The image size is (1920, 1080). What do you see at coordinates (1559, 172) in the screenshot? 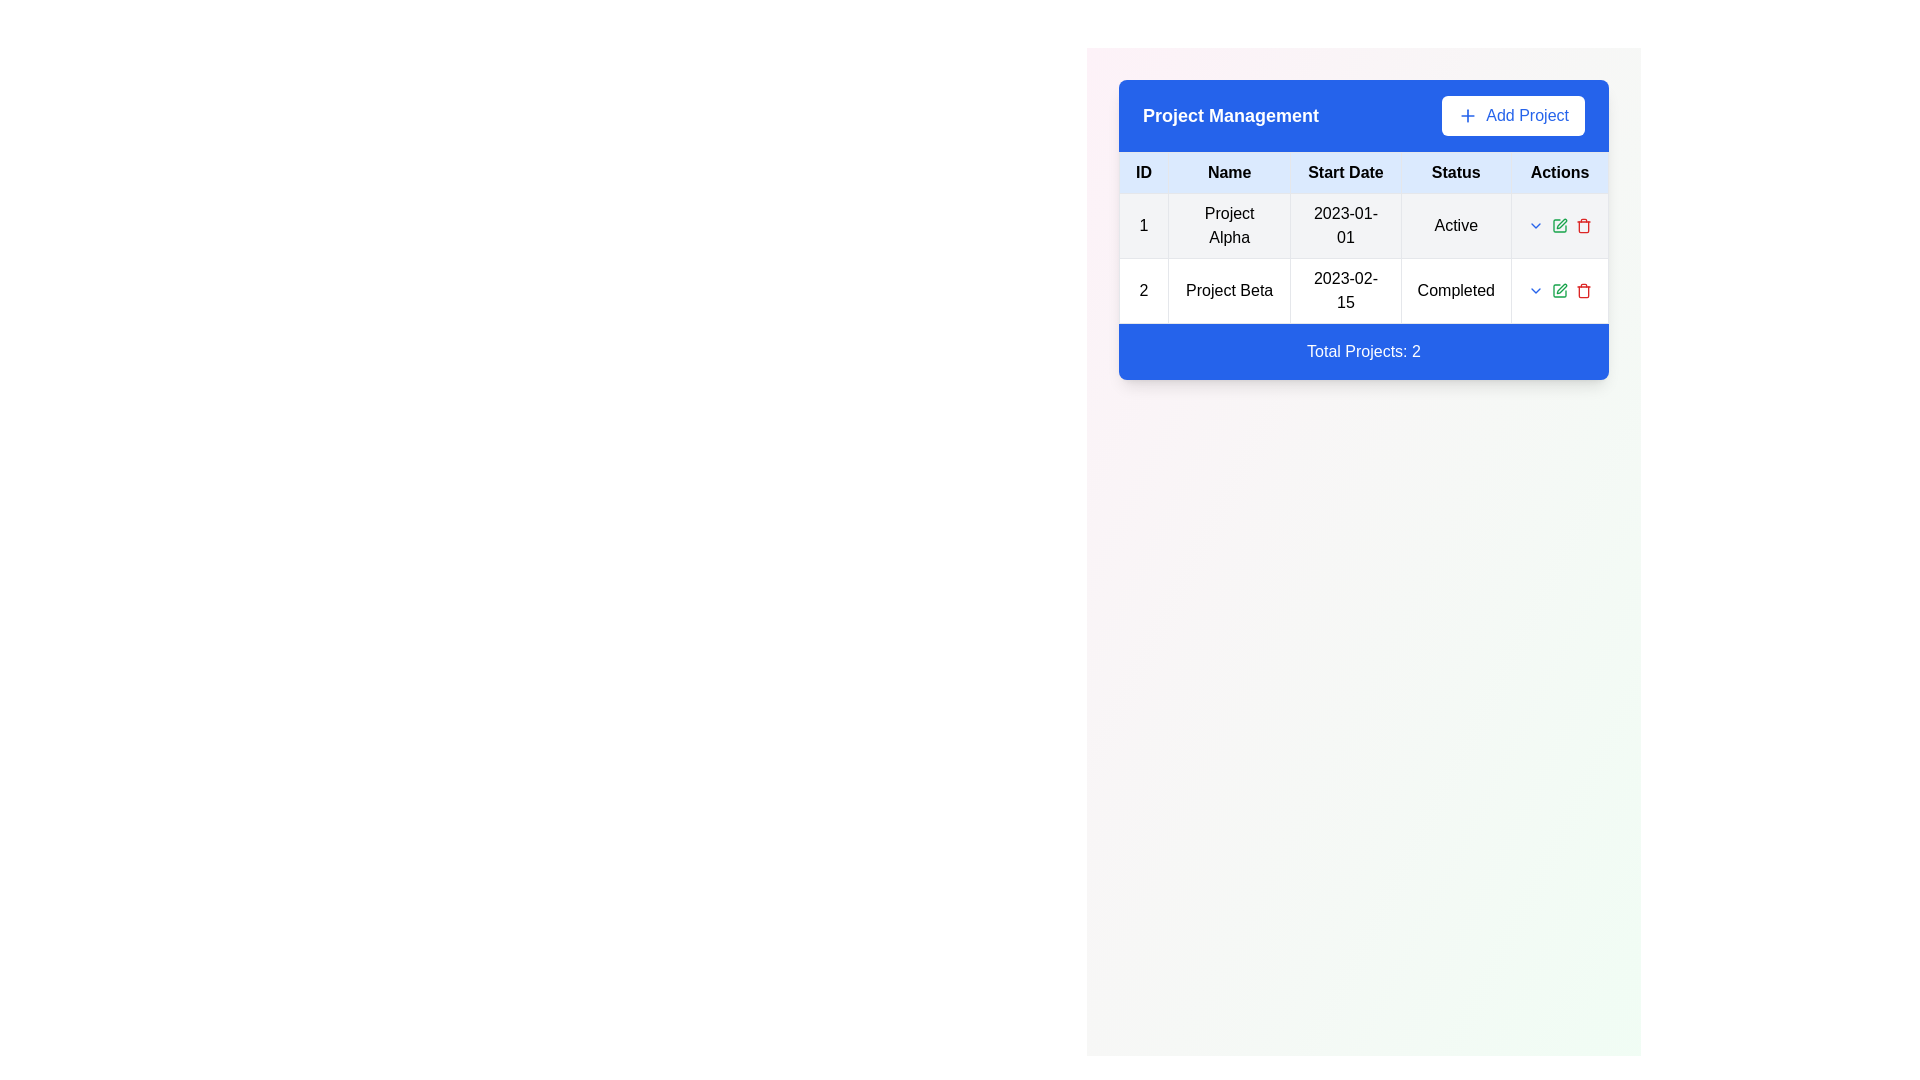
I see `the 'Actions' Table Column Header, which is a bold text label with a black font color on a light blue background, located at the top-right area of the table interface` at bounding box center [1559, 172].